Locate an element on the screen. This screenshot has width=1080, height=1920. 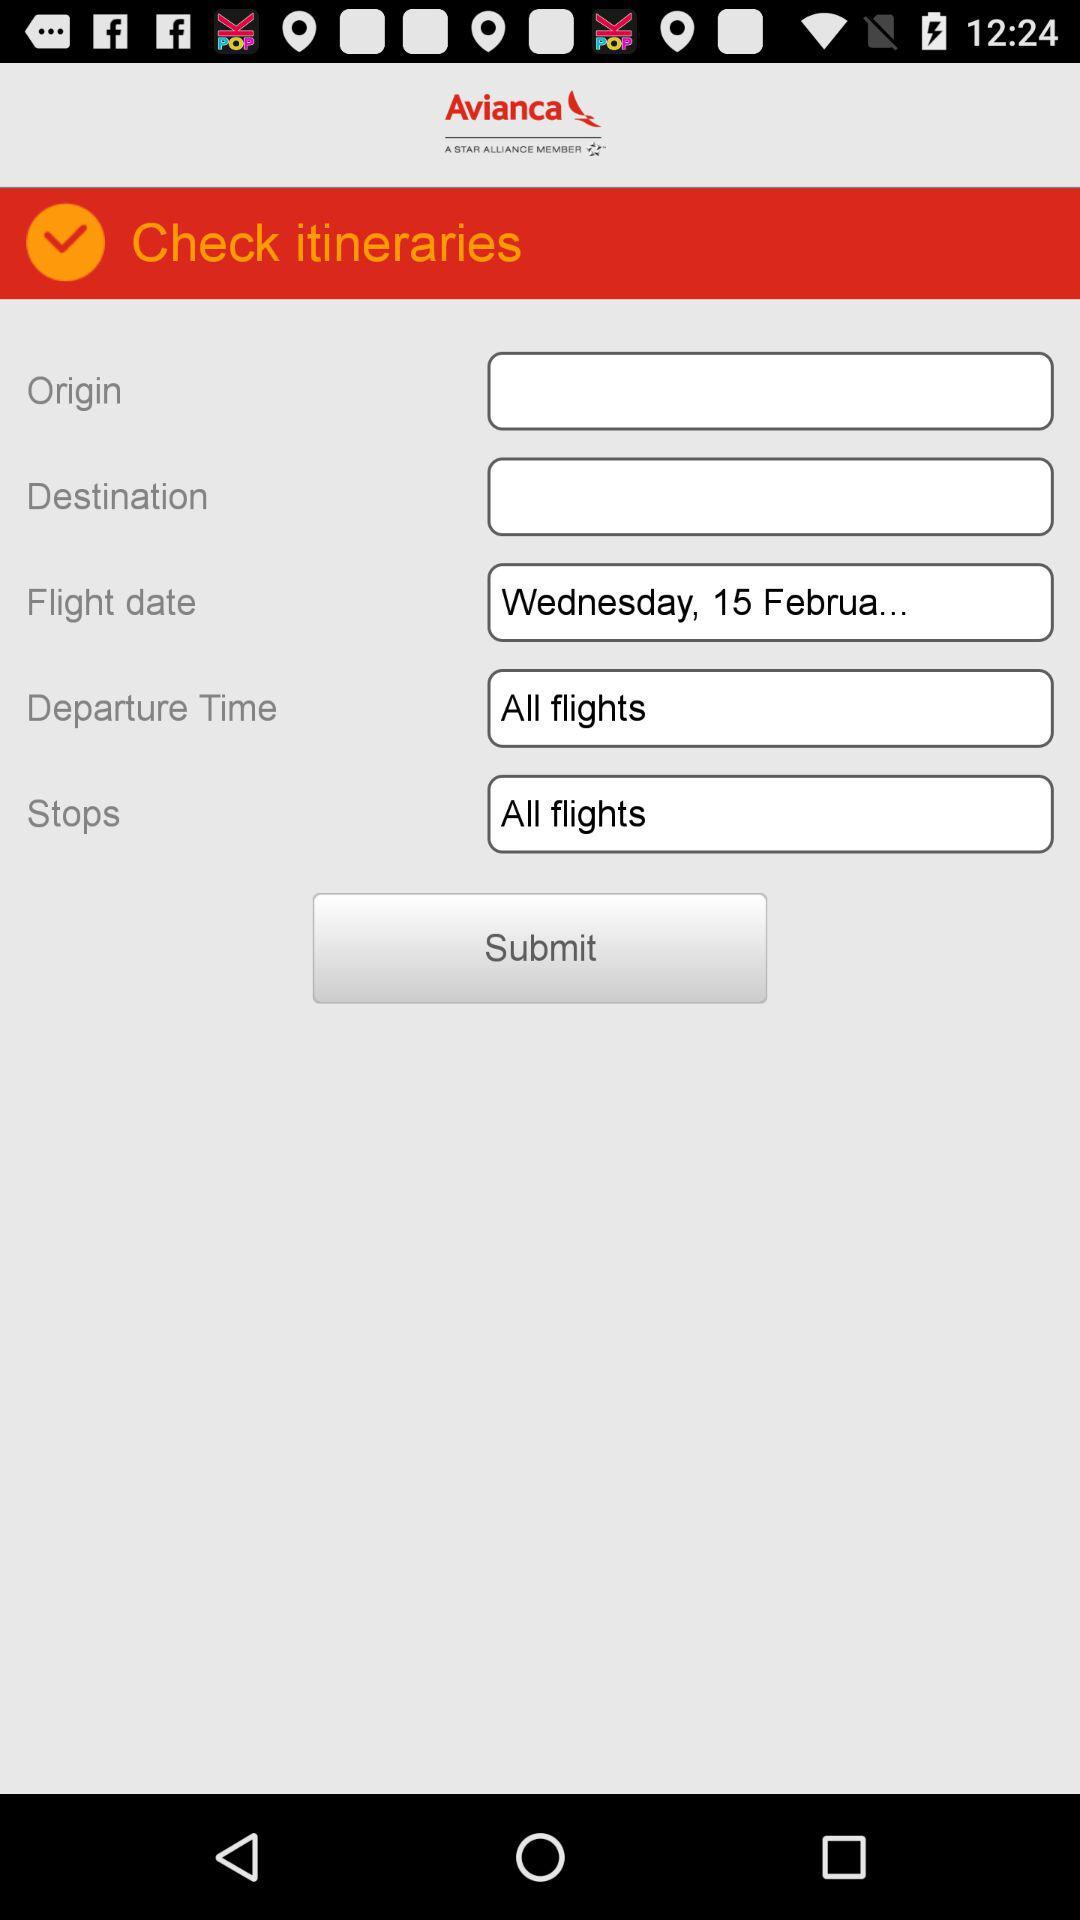
insert orgin is located at coordinates (769, 391).